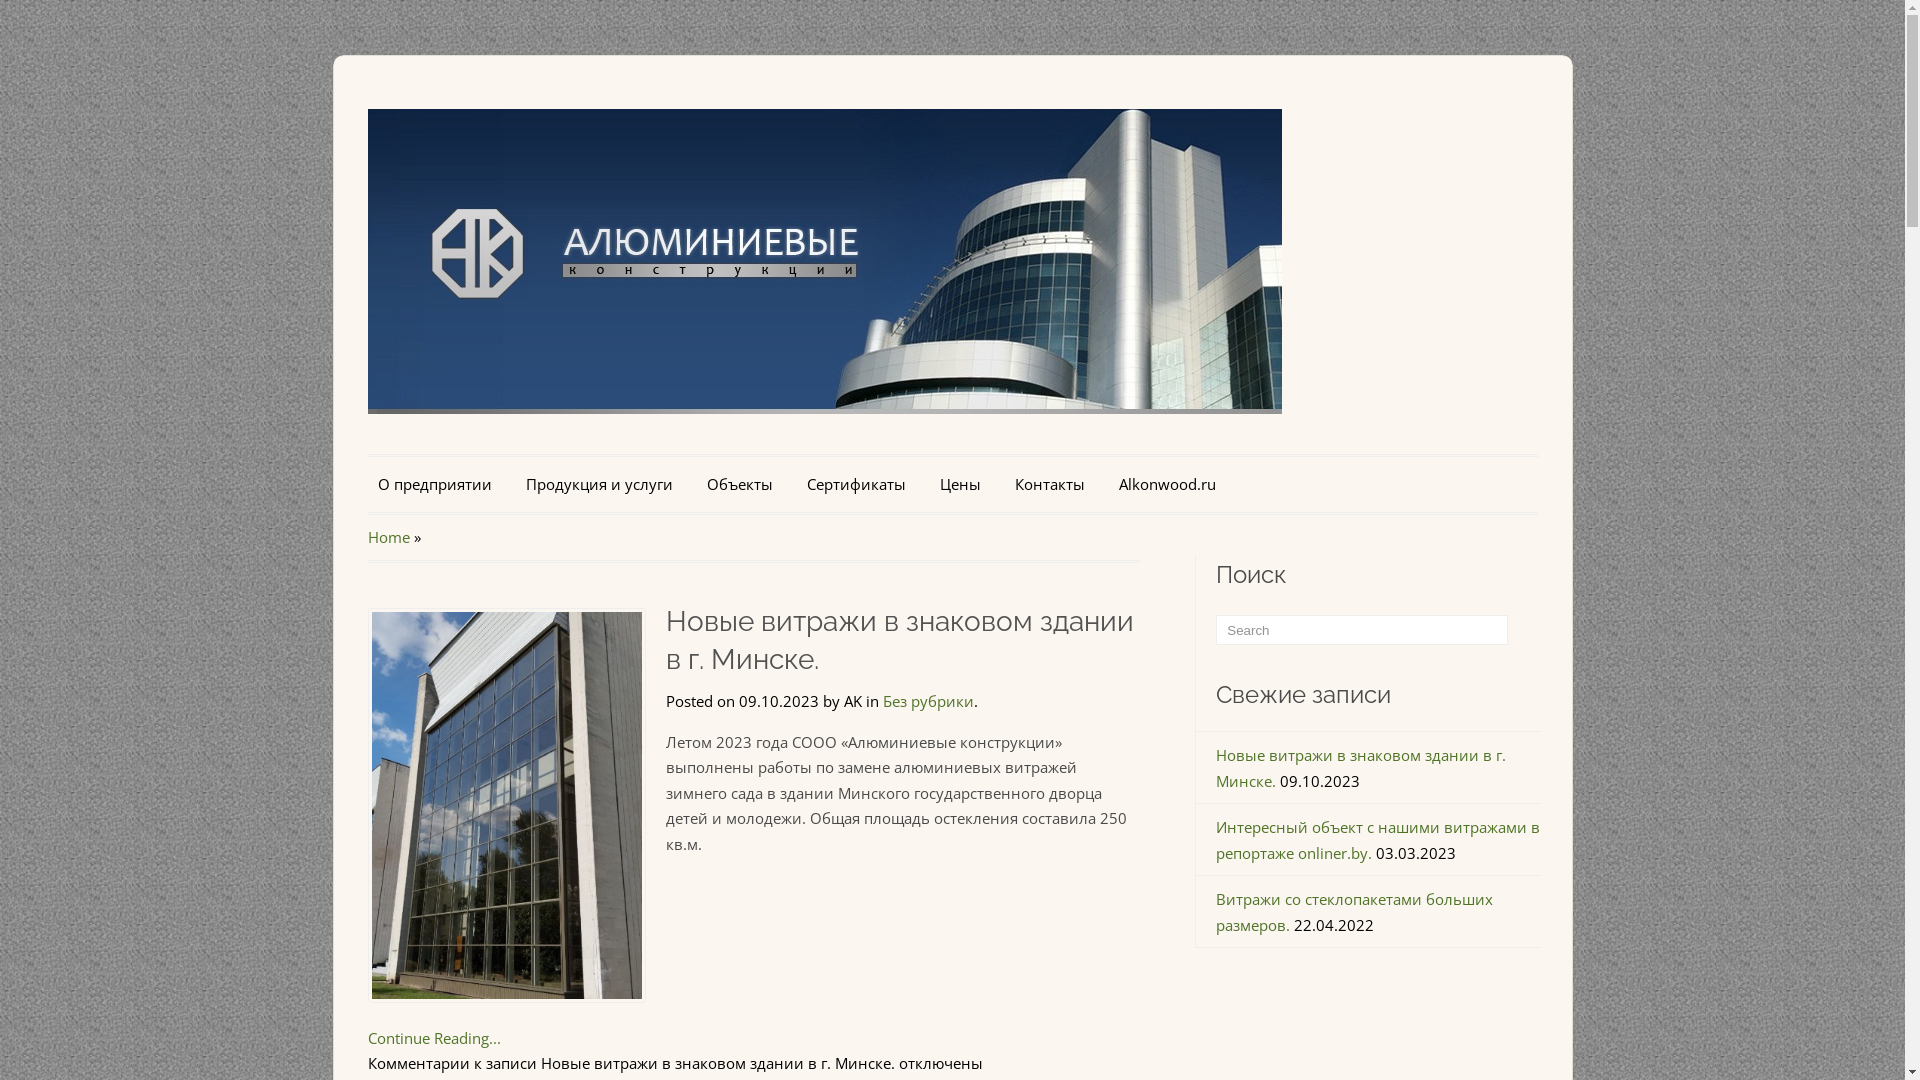 Image resolution: width=1920 pixels, height=1080 pixels. Describe the element at coordinates (1166, 485) in the screenshot. I see `'Alkonwood.ru'` at that location.